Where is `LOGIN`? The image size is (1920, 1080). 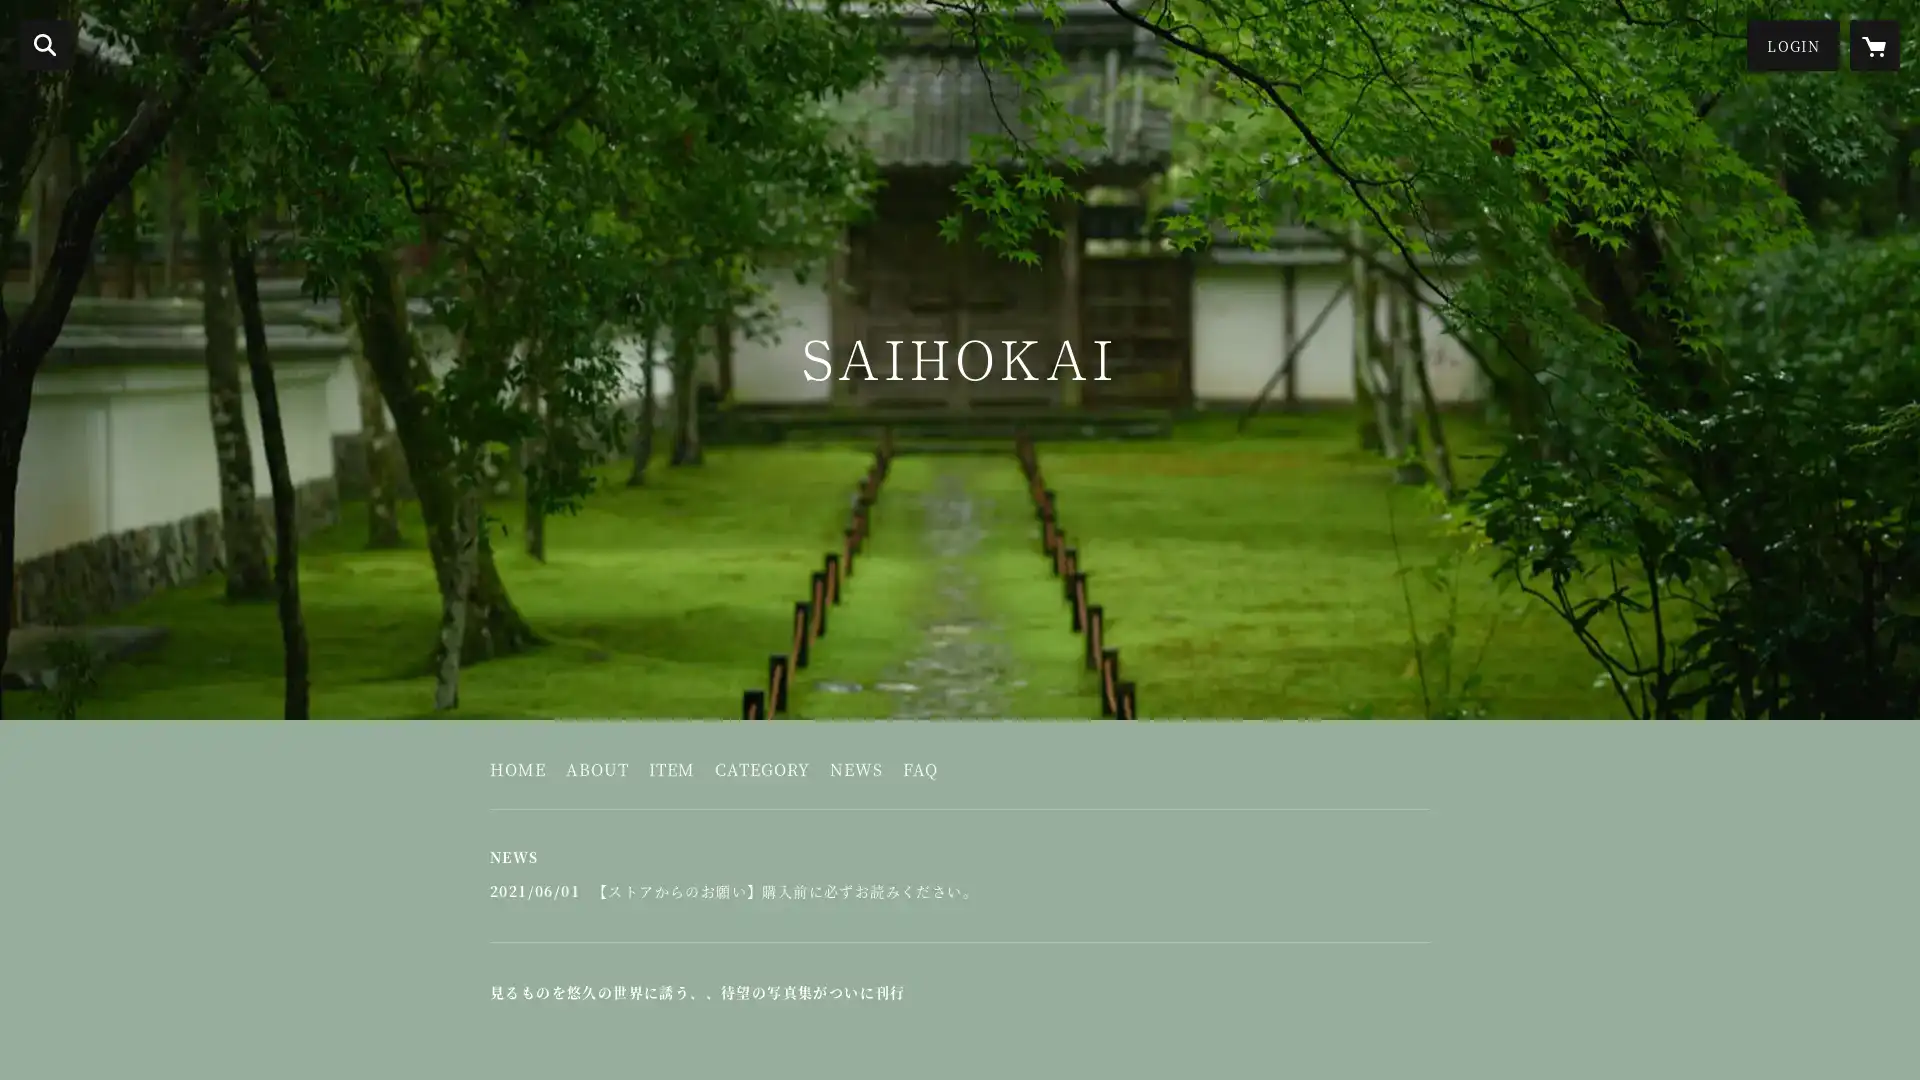
LOGIN is located at coordinates (1793, 45).